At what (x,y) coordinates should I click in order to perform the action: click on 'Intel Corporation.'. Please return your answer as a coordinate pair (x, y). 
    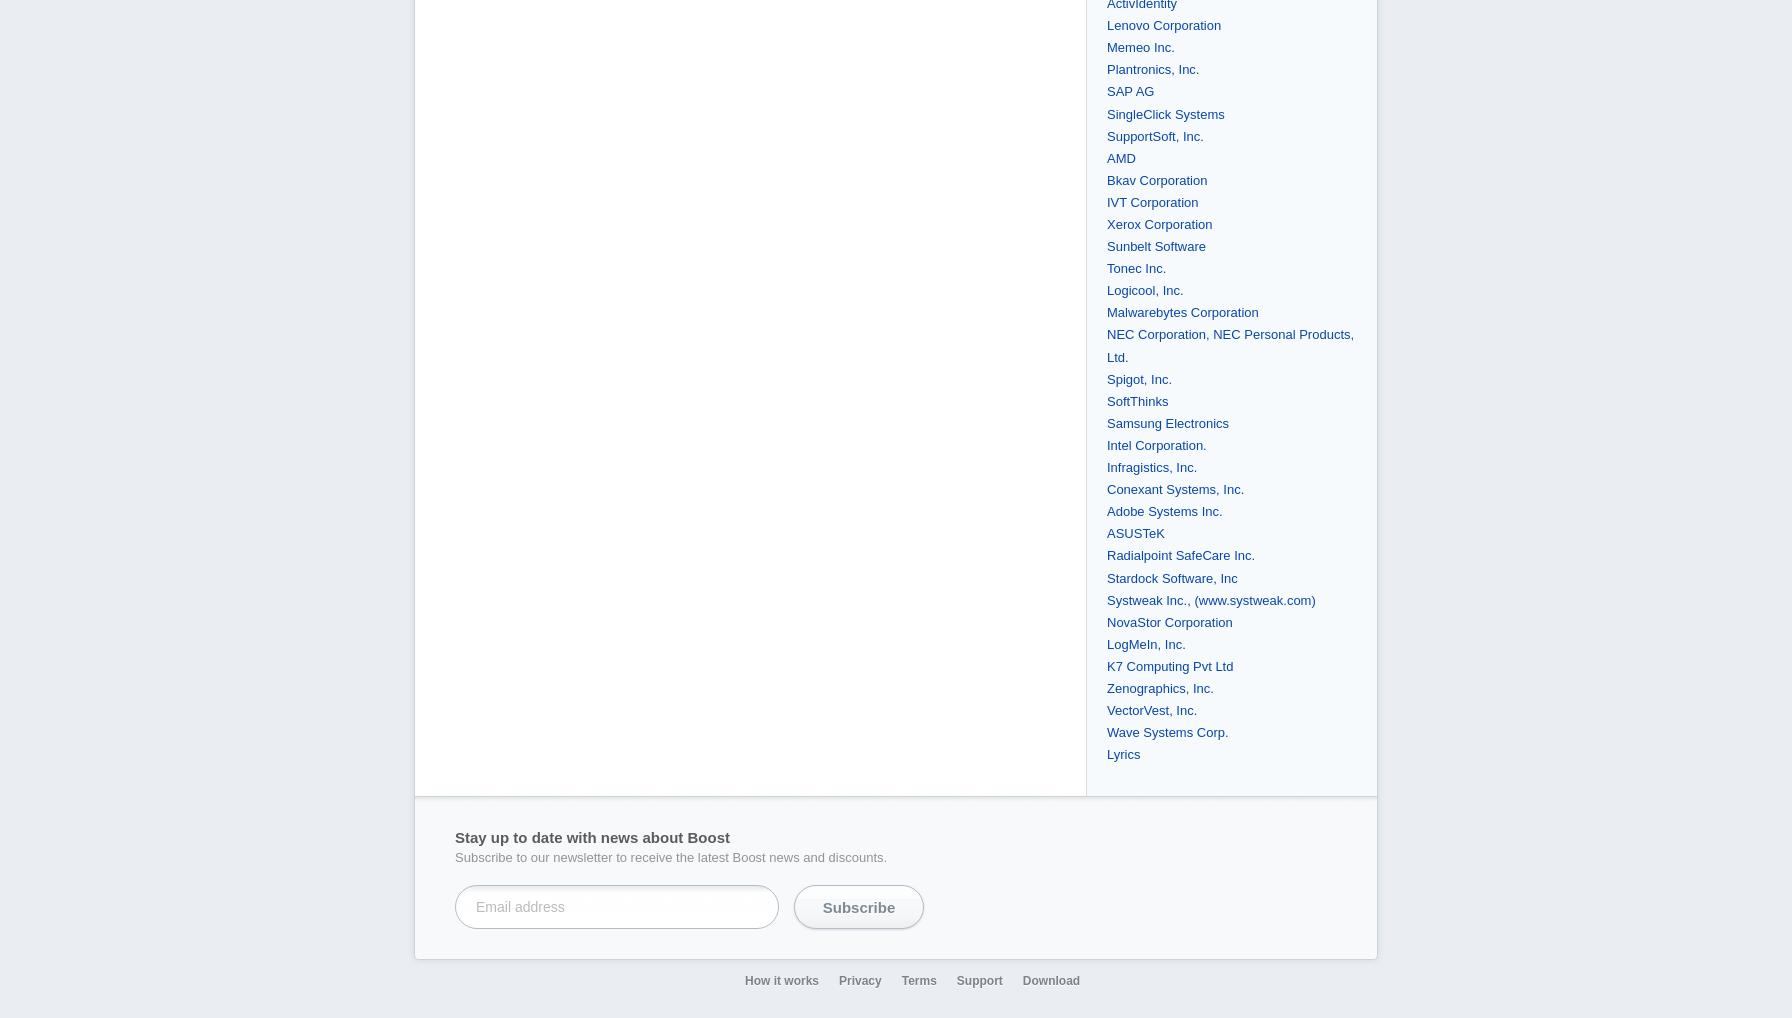
    Looking at the image, I should click on (1156, 443).